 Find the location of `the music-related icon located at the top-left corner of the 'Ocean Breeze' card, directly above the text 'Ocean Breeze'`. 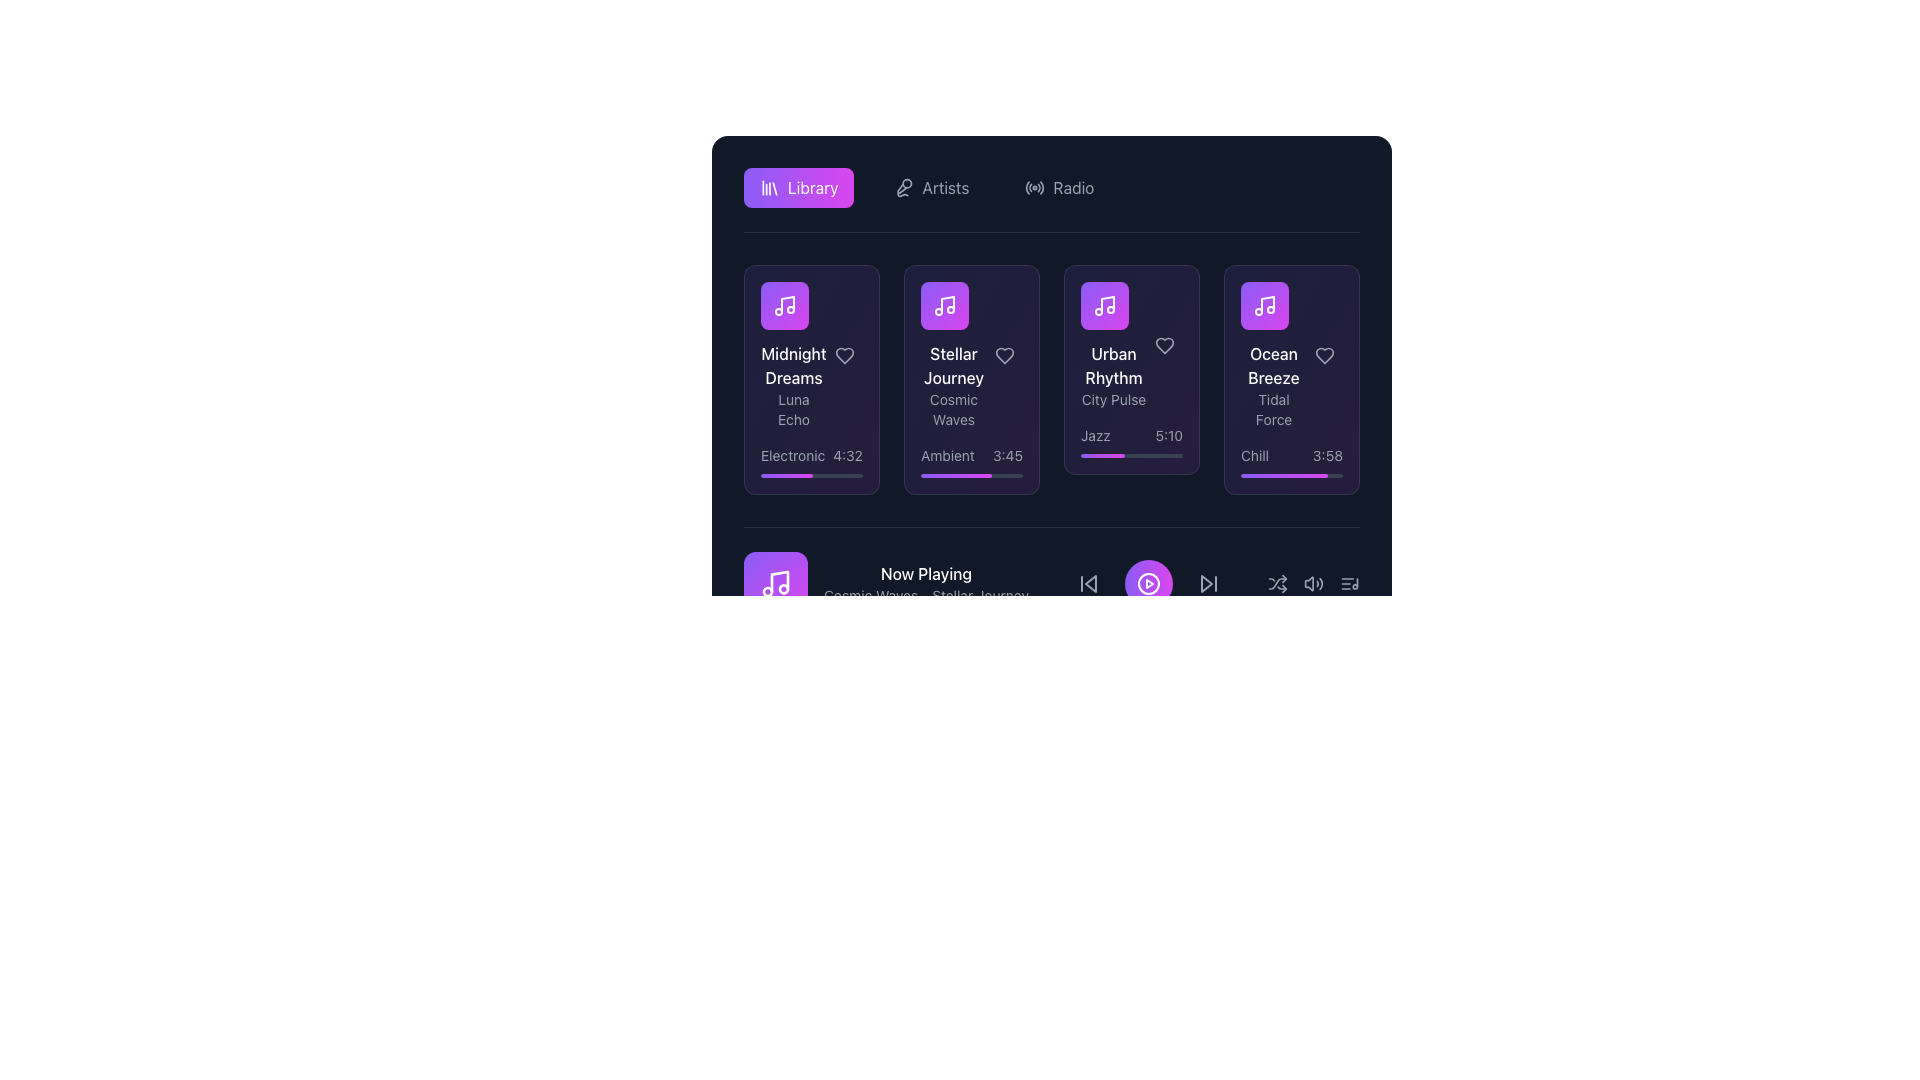

the music-related icon located at the top-left corner of the 'Ocean Breeze' card, directly above the text 'Ocean Breeze' is located at coordinates (1264, 305).